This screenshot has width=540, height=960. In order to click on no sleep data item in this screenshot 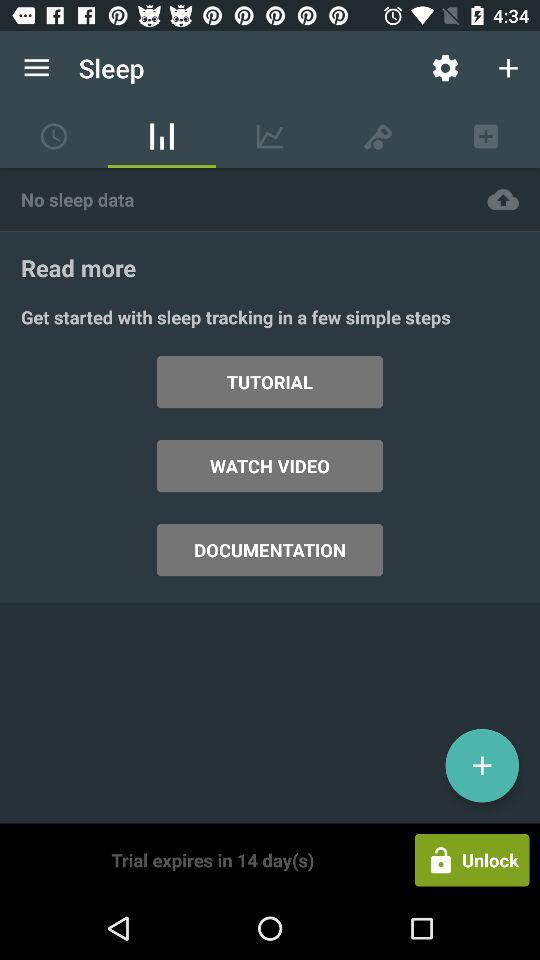, I will do `click(232, 199)`.